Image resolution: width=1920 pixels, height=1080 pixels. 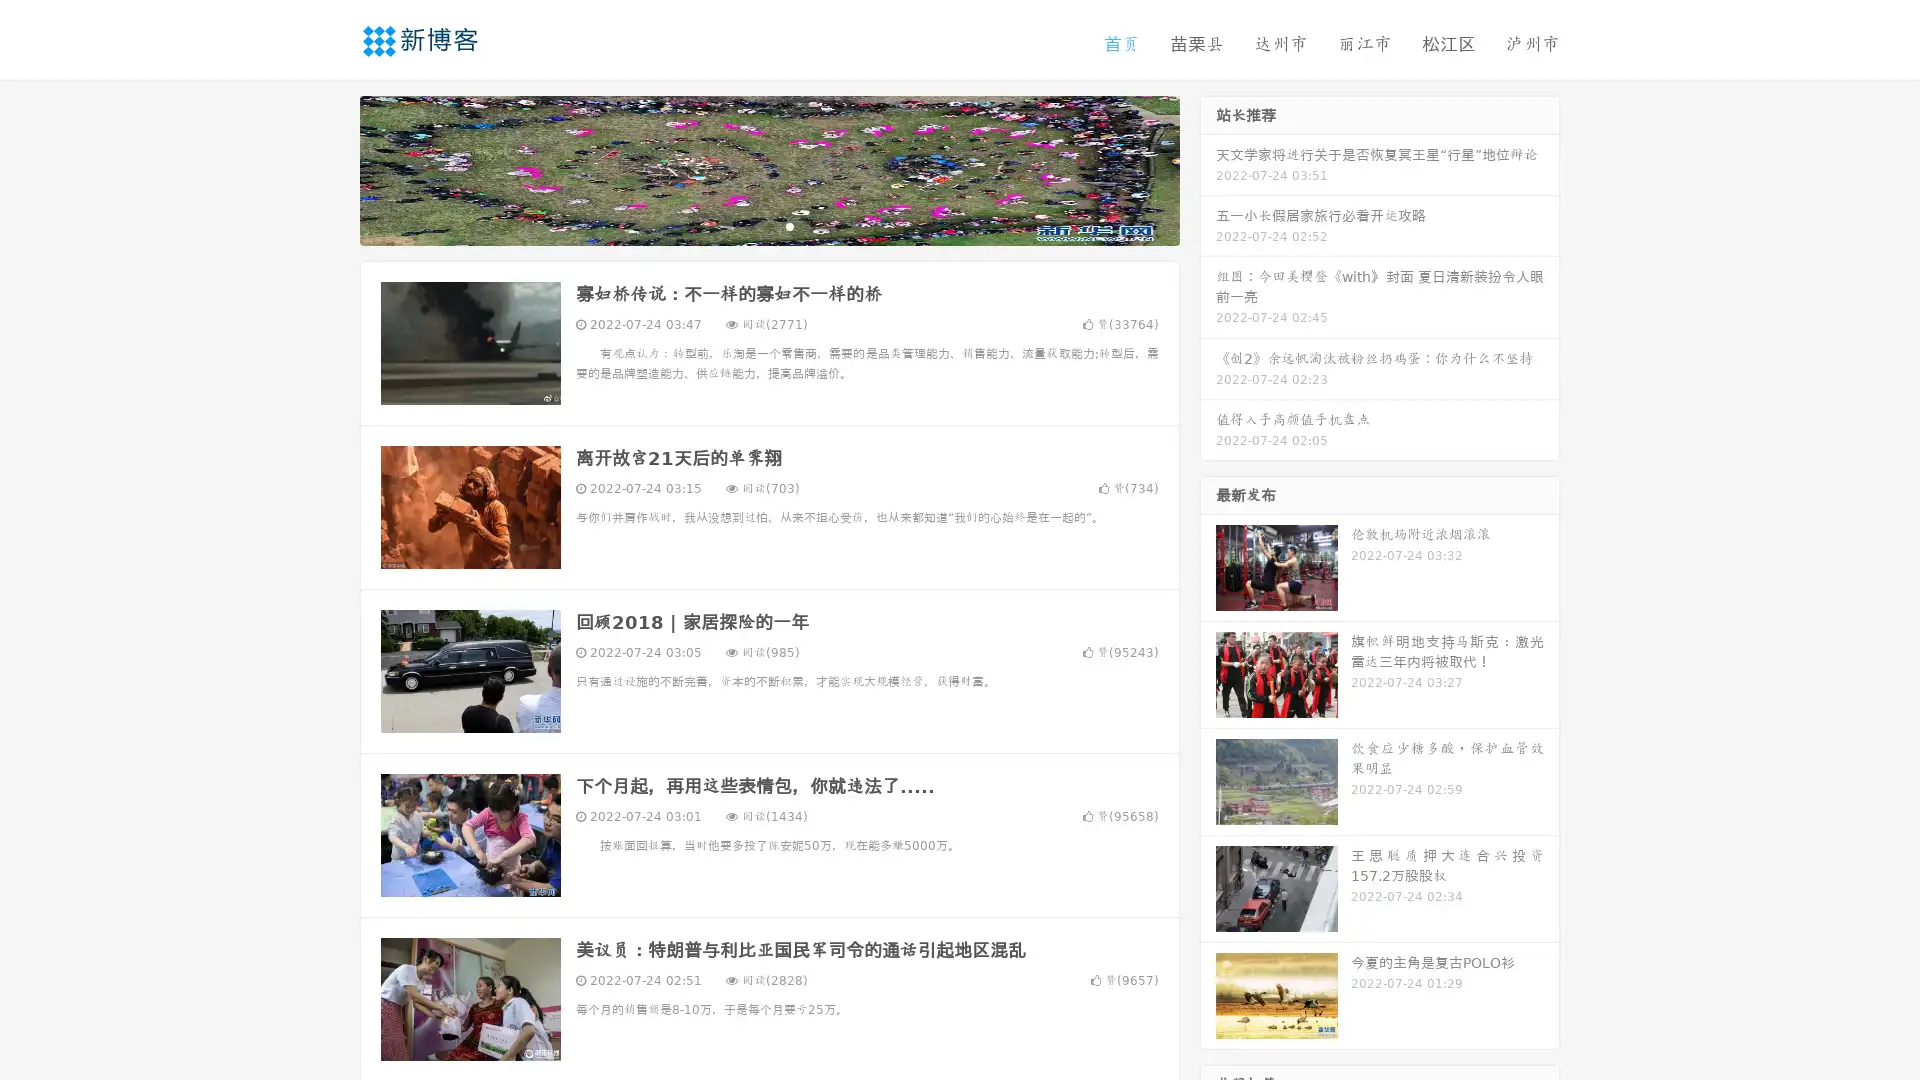 I want to click on Next slide, so click(x=1208, y=168).